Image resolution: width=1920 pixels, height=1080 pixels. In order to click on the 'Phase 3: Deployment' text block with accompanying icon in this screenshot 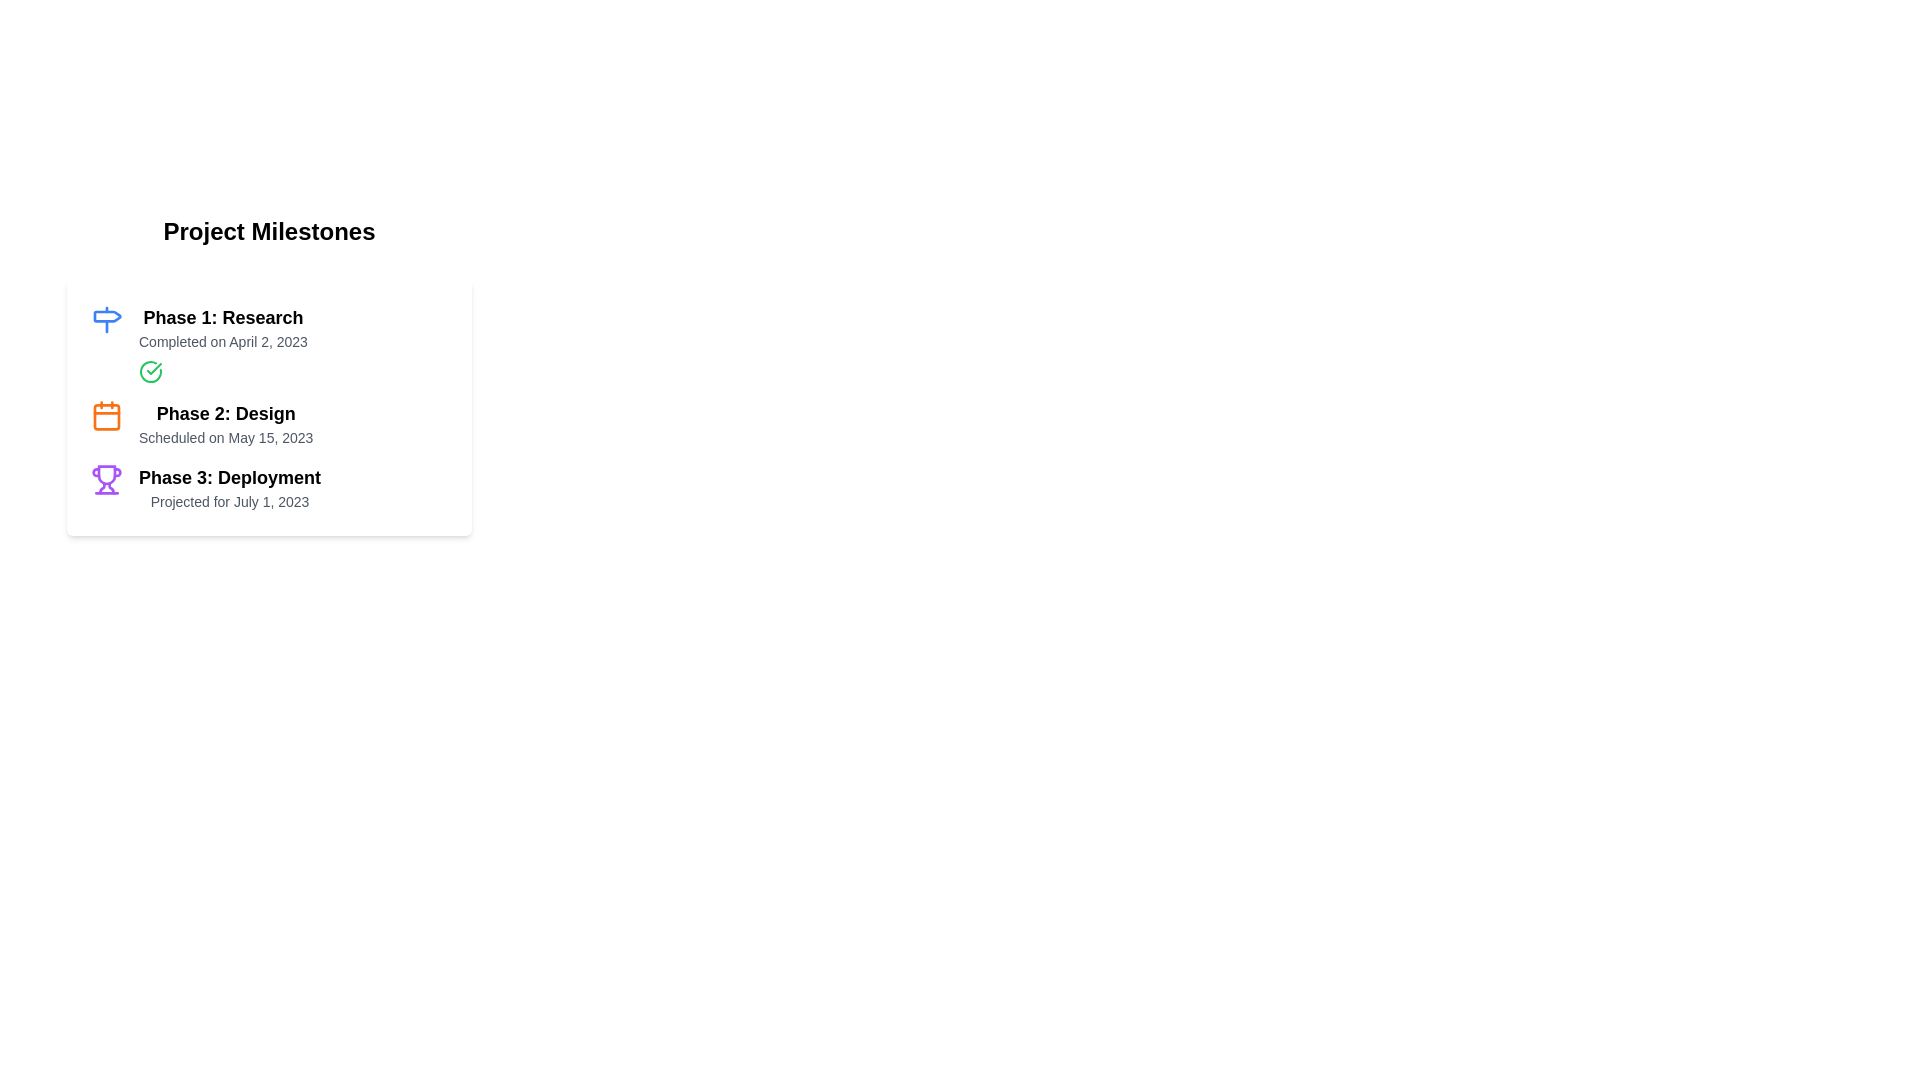, I will do `click(268, 488)`.